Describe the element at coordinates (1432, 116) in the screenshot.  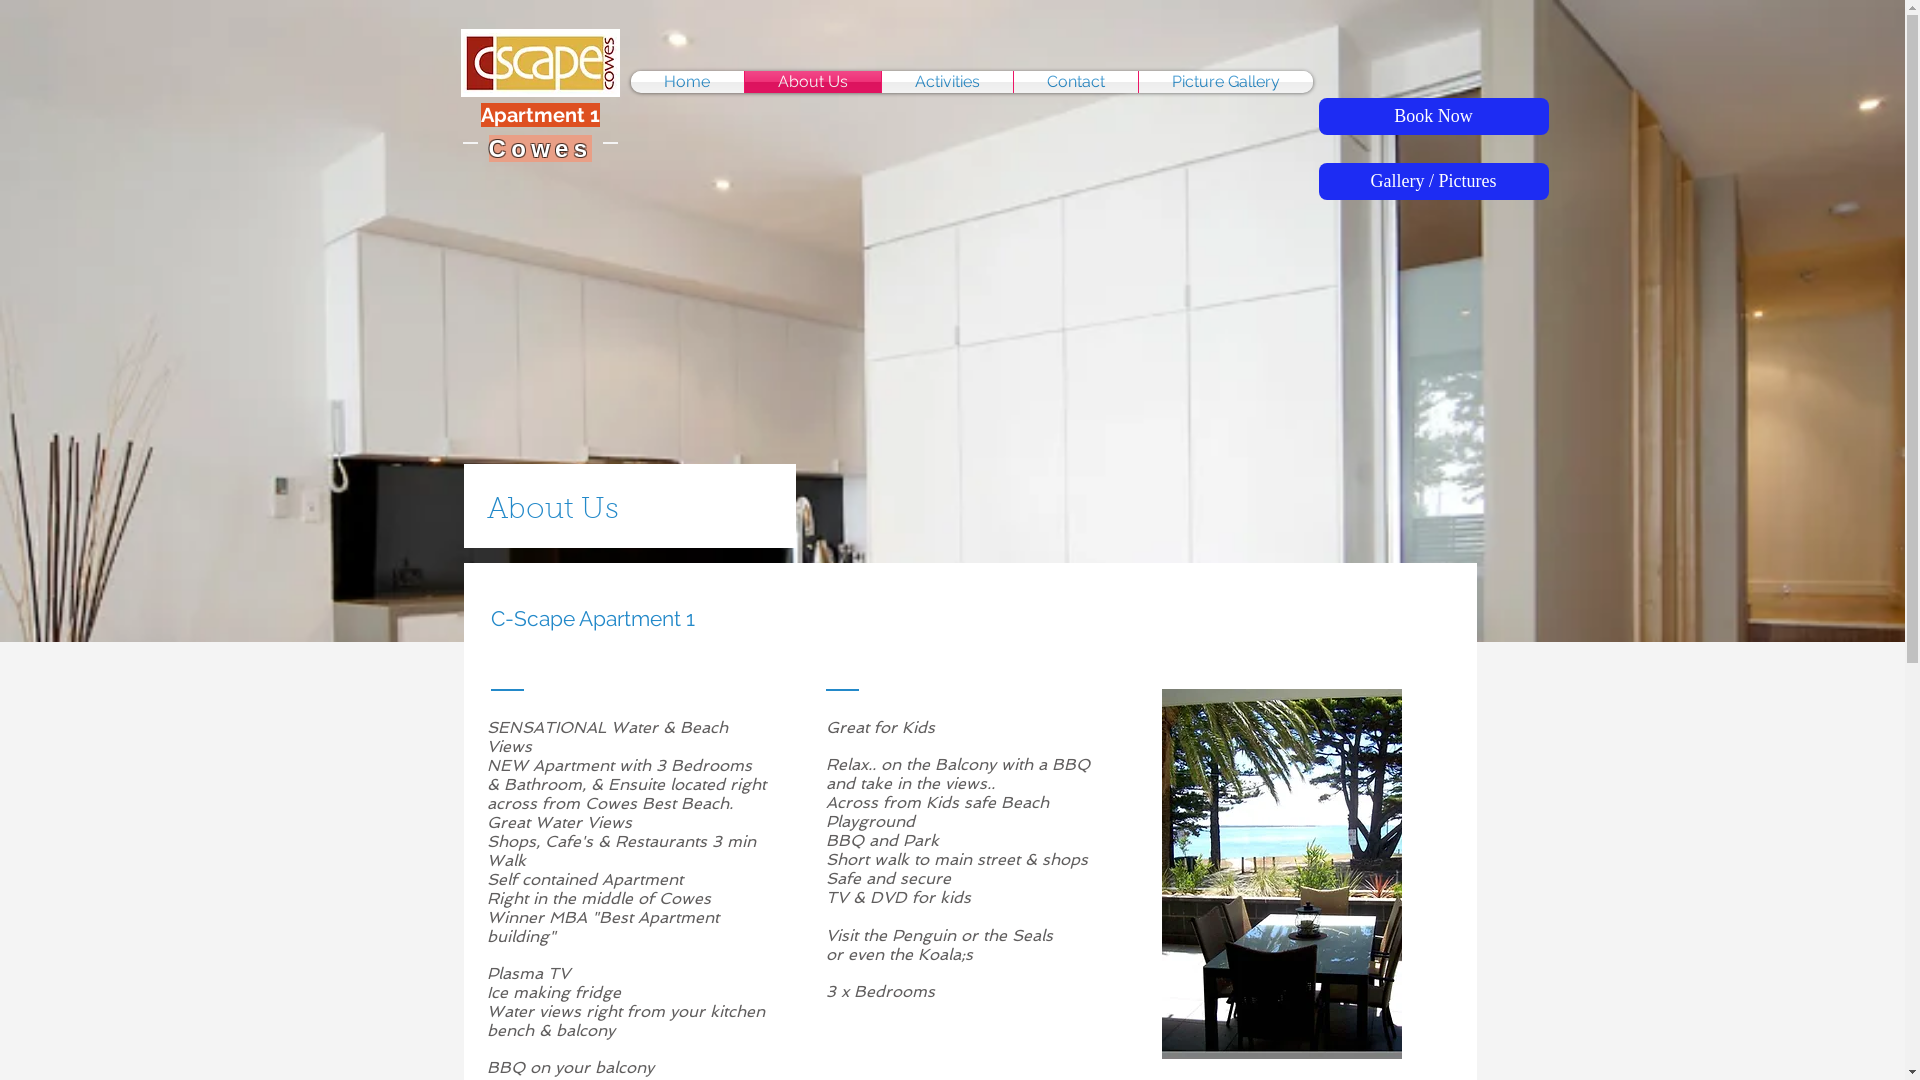
I see `'Book Now'` at that location.